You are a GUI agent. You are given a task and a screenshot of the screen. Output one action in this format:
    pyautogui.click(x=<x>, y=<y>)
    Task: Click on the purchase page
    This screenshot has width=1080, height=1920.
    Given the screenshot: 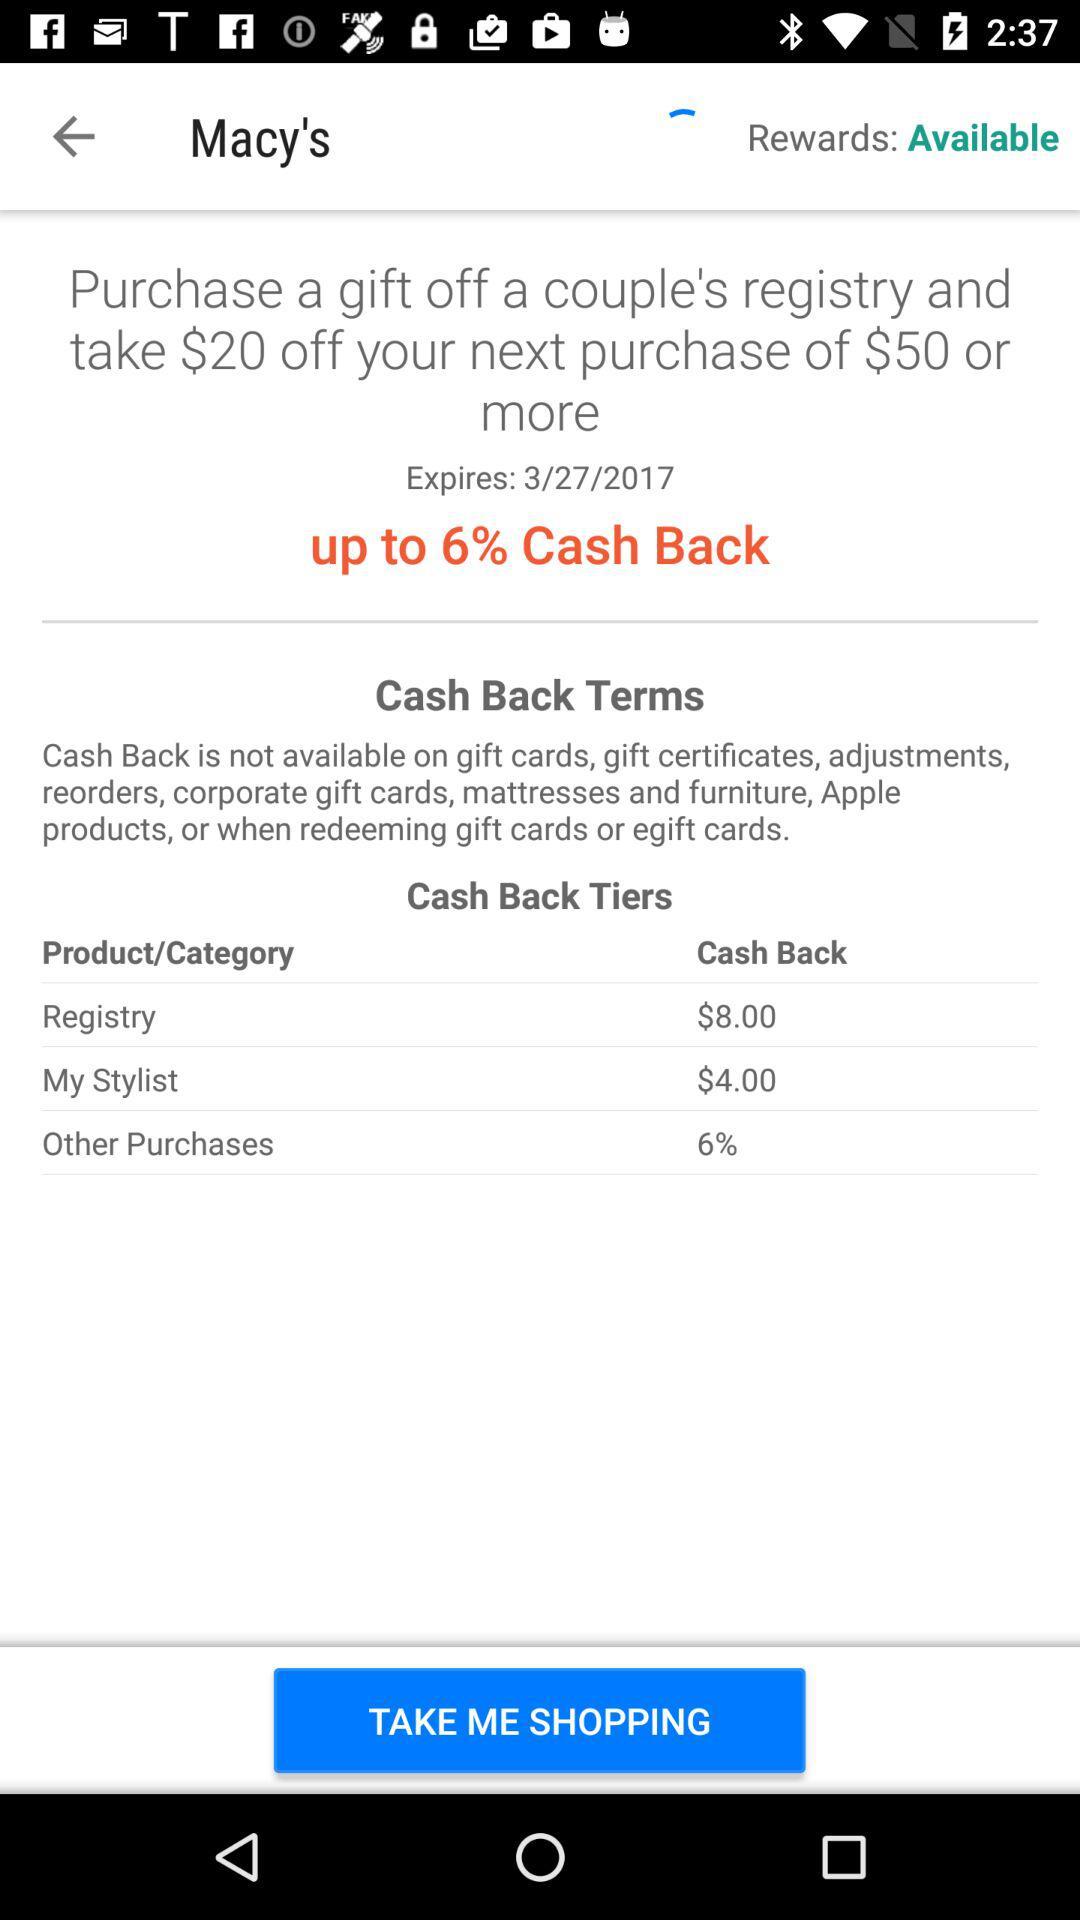 What is the action you would take?
    pyautogui.click(x=540, y=1002)
    